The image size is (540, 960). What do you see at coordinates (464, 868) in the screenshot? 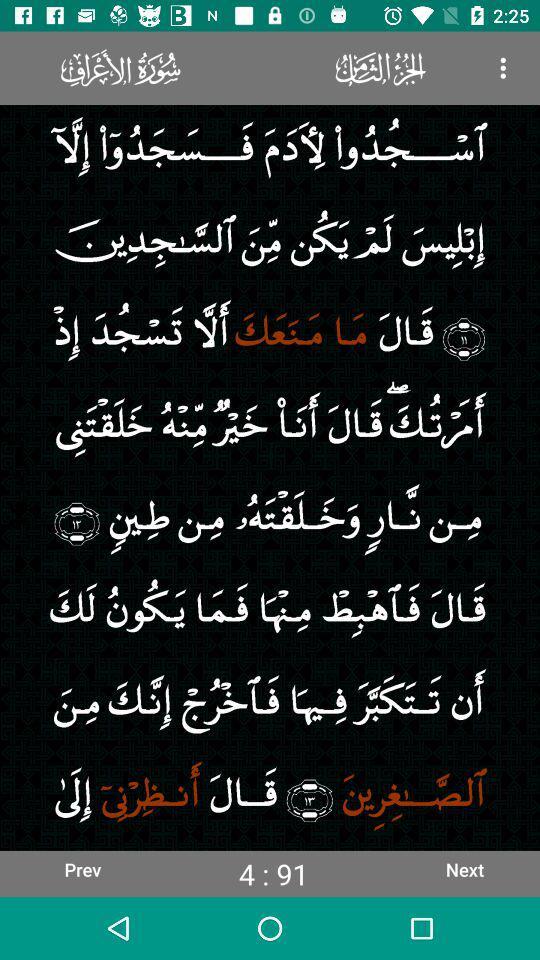
I see `the icon at the bottom right corner` at bounding box center [464, 868].